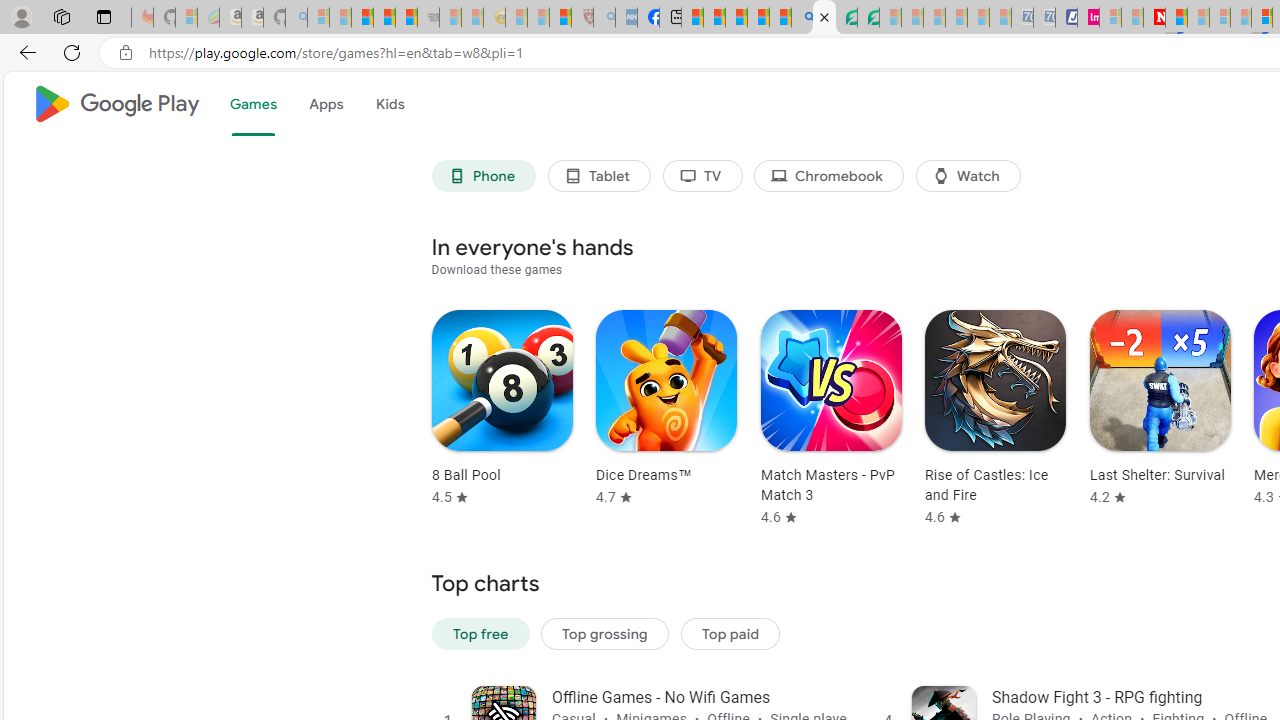  Describe the element at coordinates (1154, 17) in the screenshot. I see `'Latest Politics News & Archive | Newsweek.com'` at that location.